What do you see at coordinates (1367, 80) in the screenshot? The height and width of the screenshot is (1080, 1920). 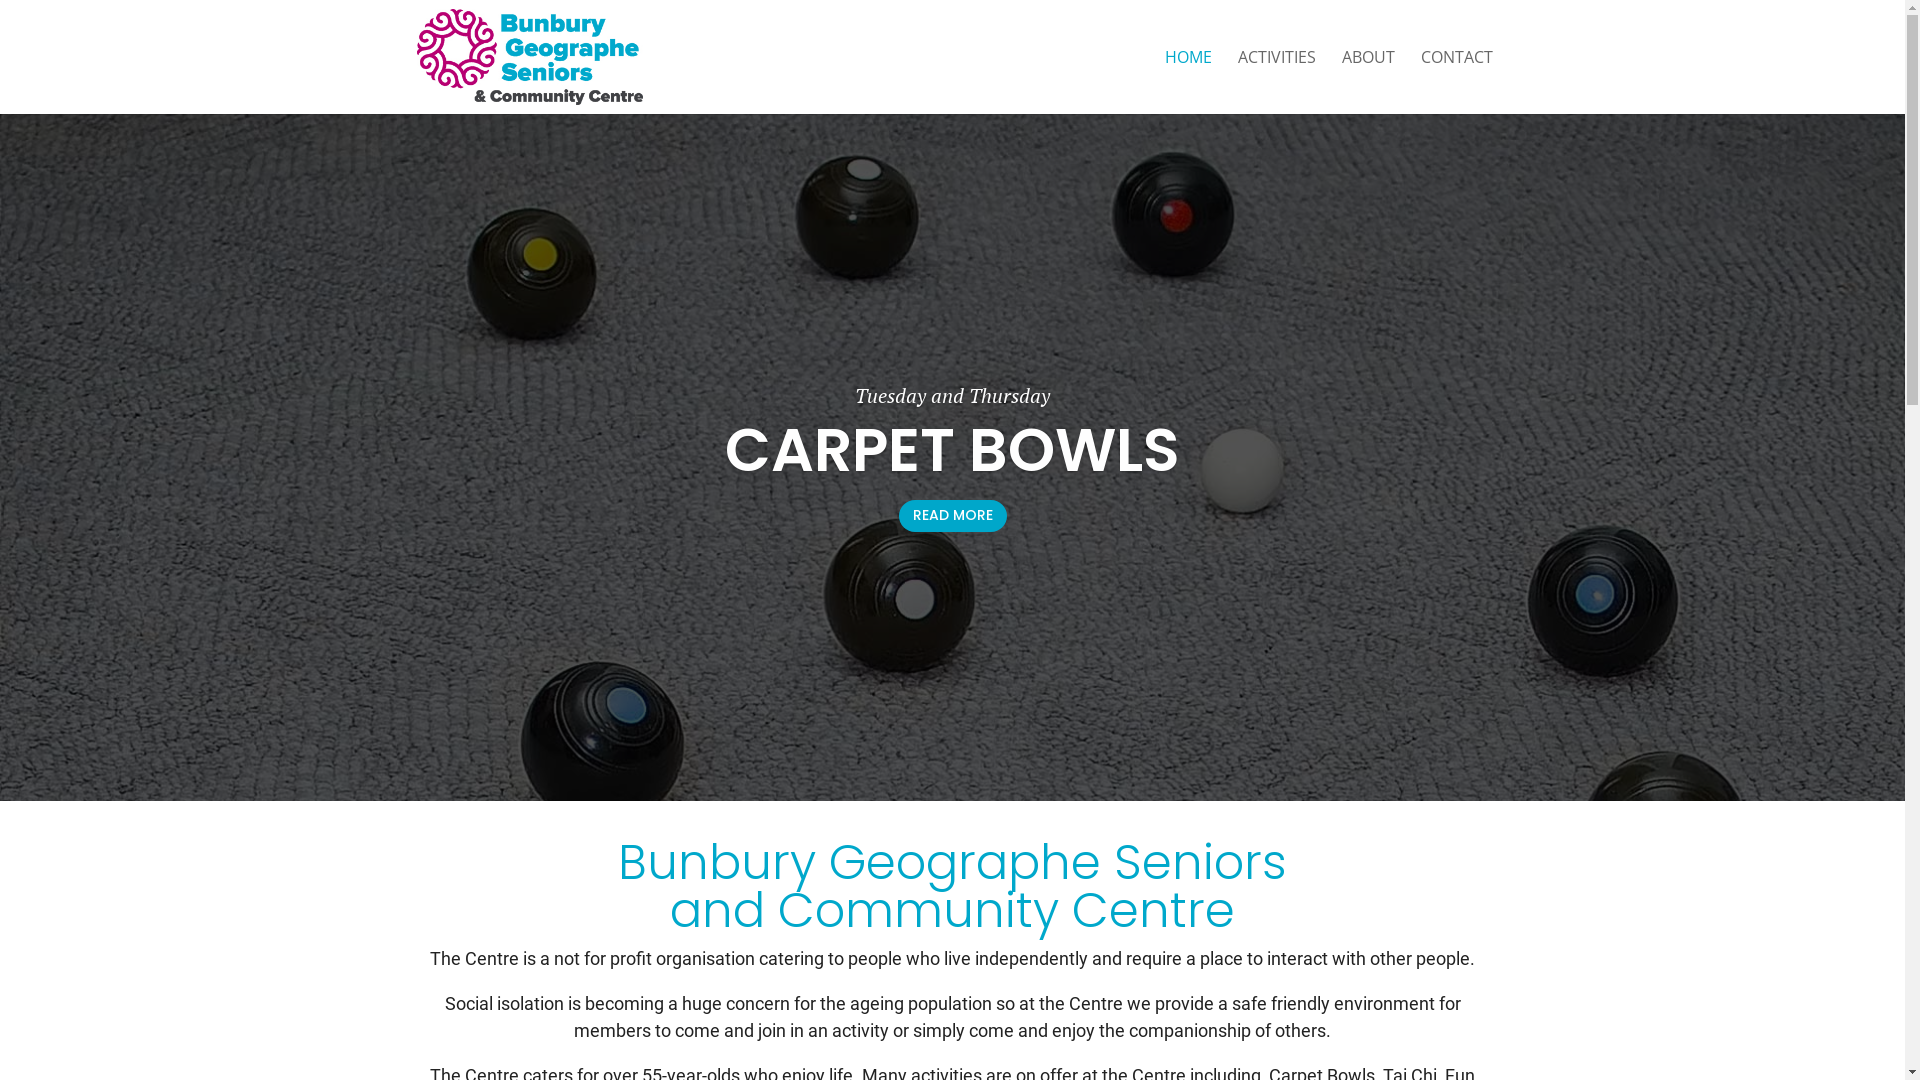 I see `'ABOUT'` at bounding box center [1367, 80].